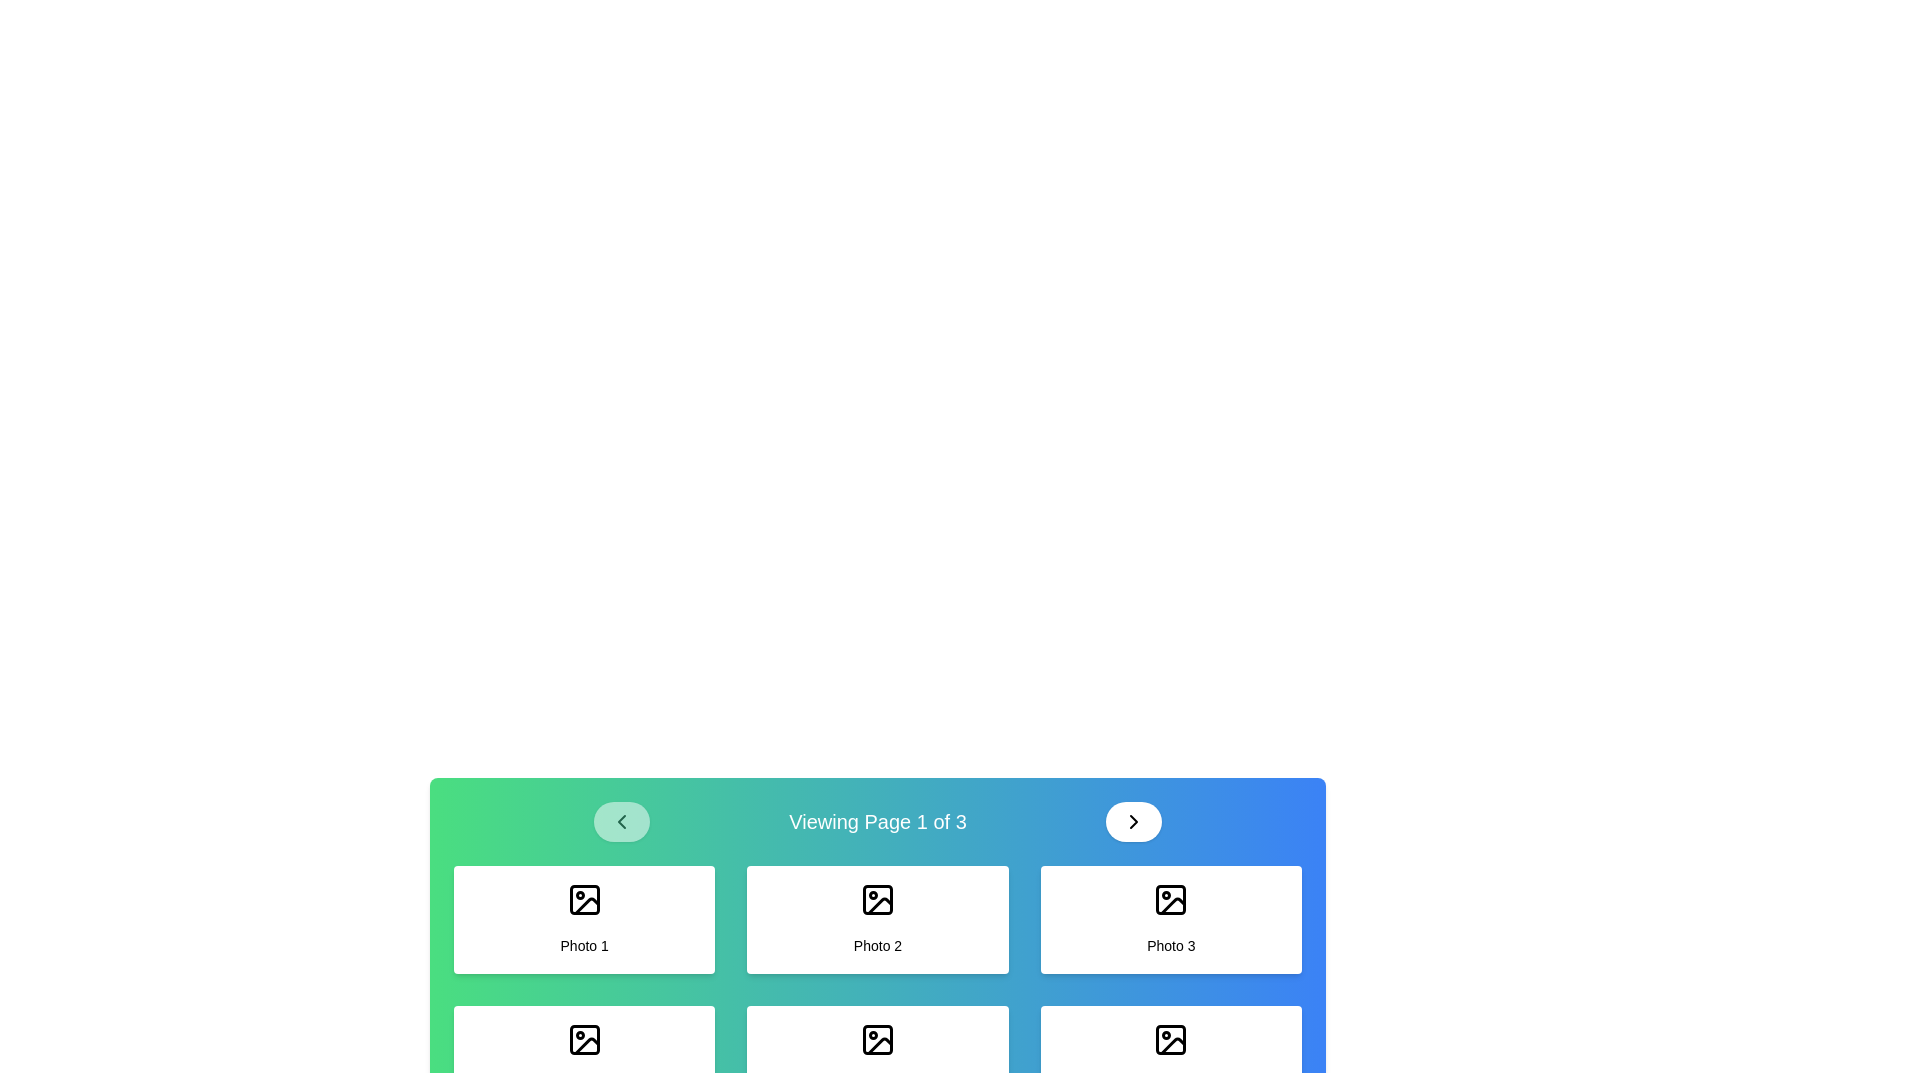 The width and height of the screenshot is (1920, 1080). What do you see at coordinates (878, 898) in the screenshot?
I see `the decorative graphical element within the SVG graphic that represents the second photo in a row of images in the gallery-type interface` at bounding box center [878, 898].